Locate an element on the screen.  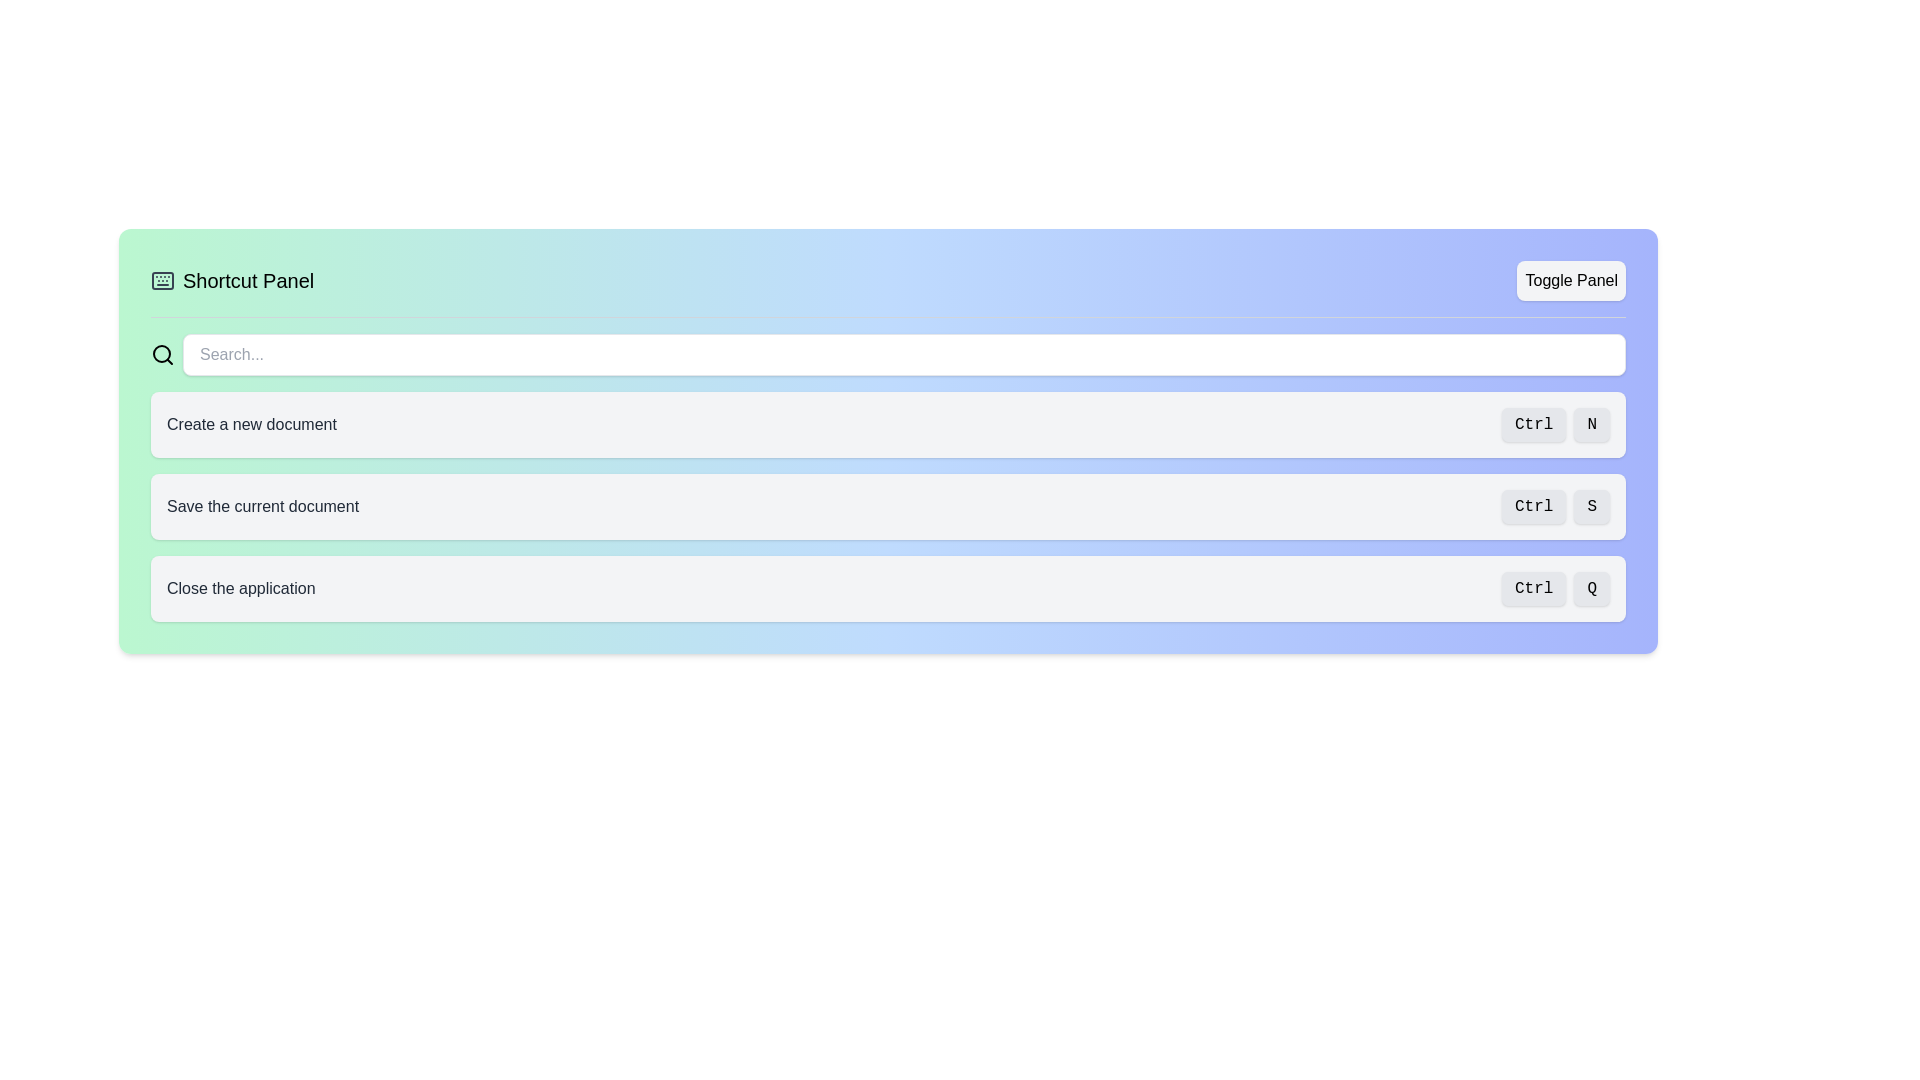
the icon representing the 'Shortcut Panel', which is located to the left of the 'Shortcut Panel' label is located at coordinates (163, 281).